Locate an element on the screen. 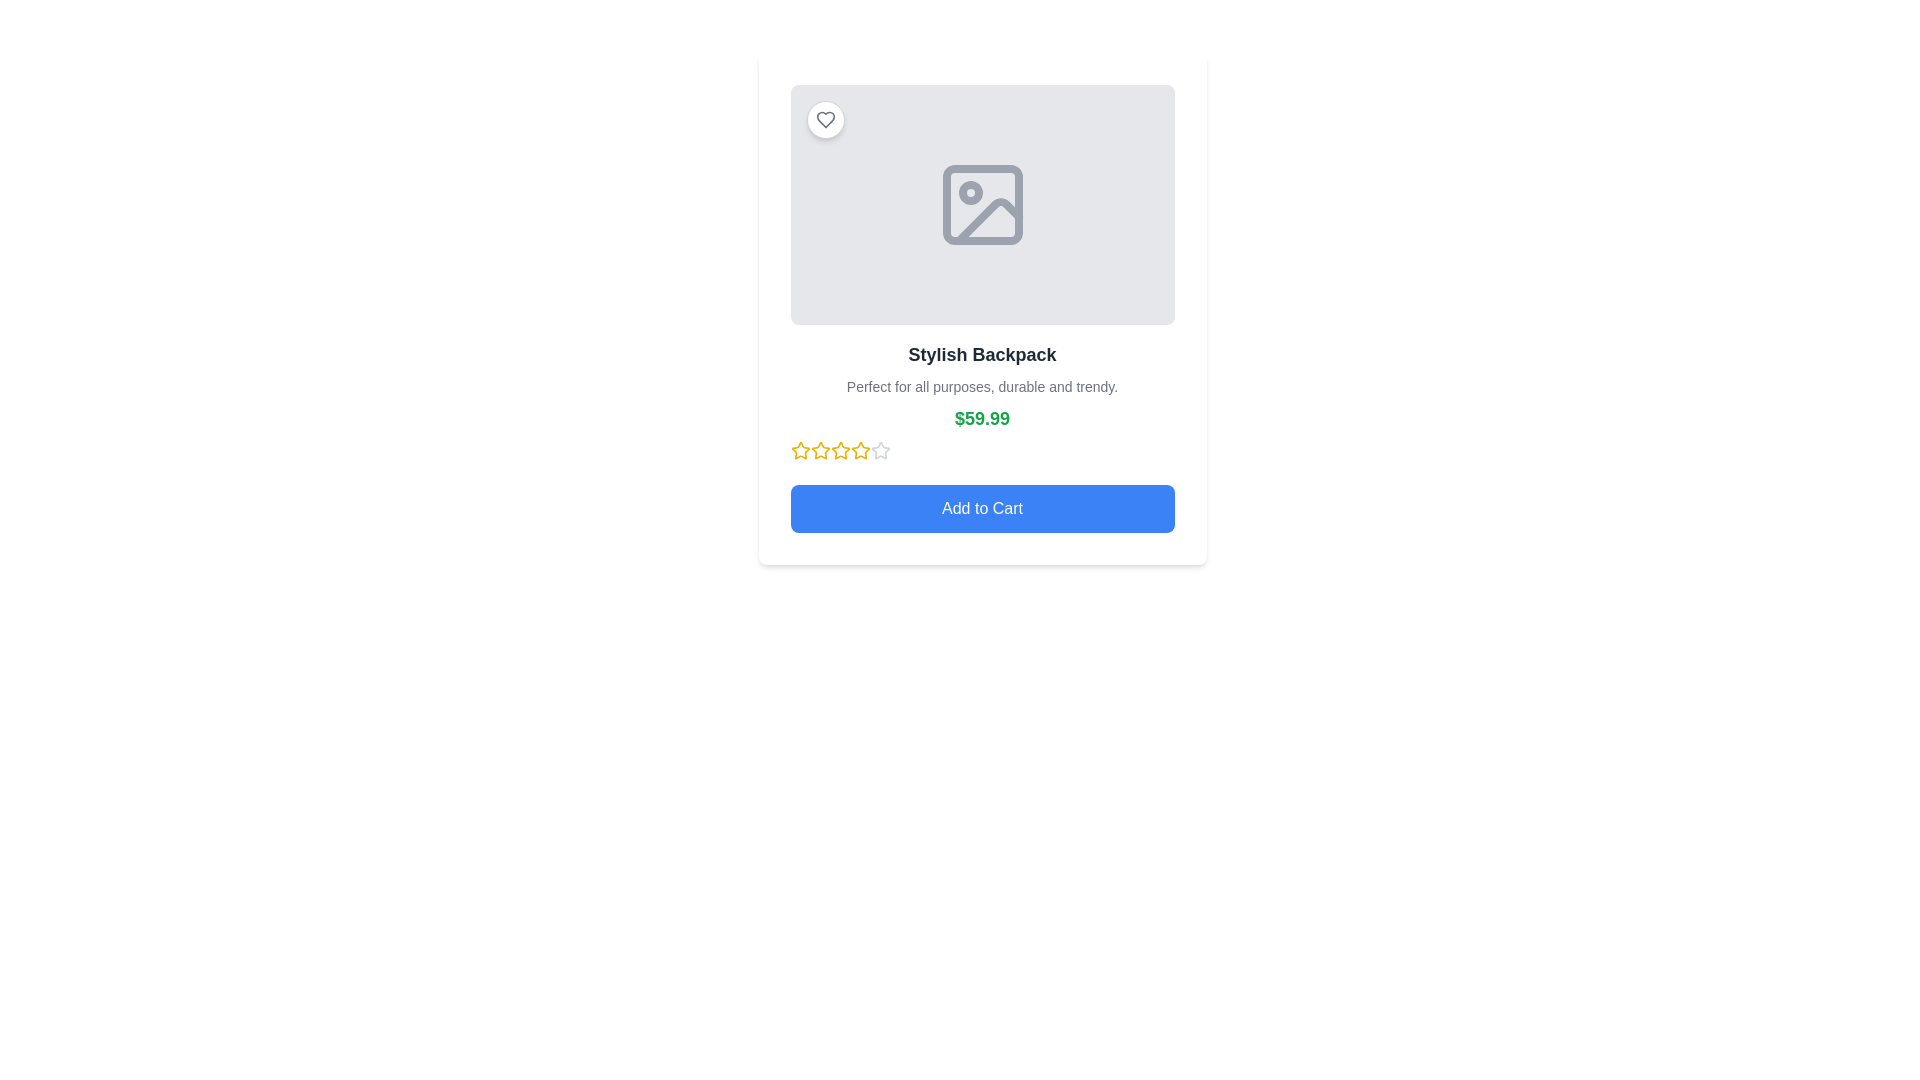 The height and width of the screenshot is (1080, 1920). the favorite marker button located is located at coordinates (825, 119).